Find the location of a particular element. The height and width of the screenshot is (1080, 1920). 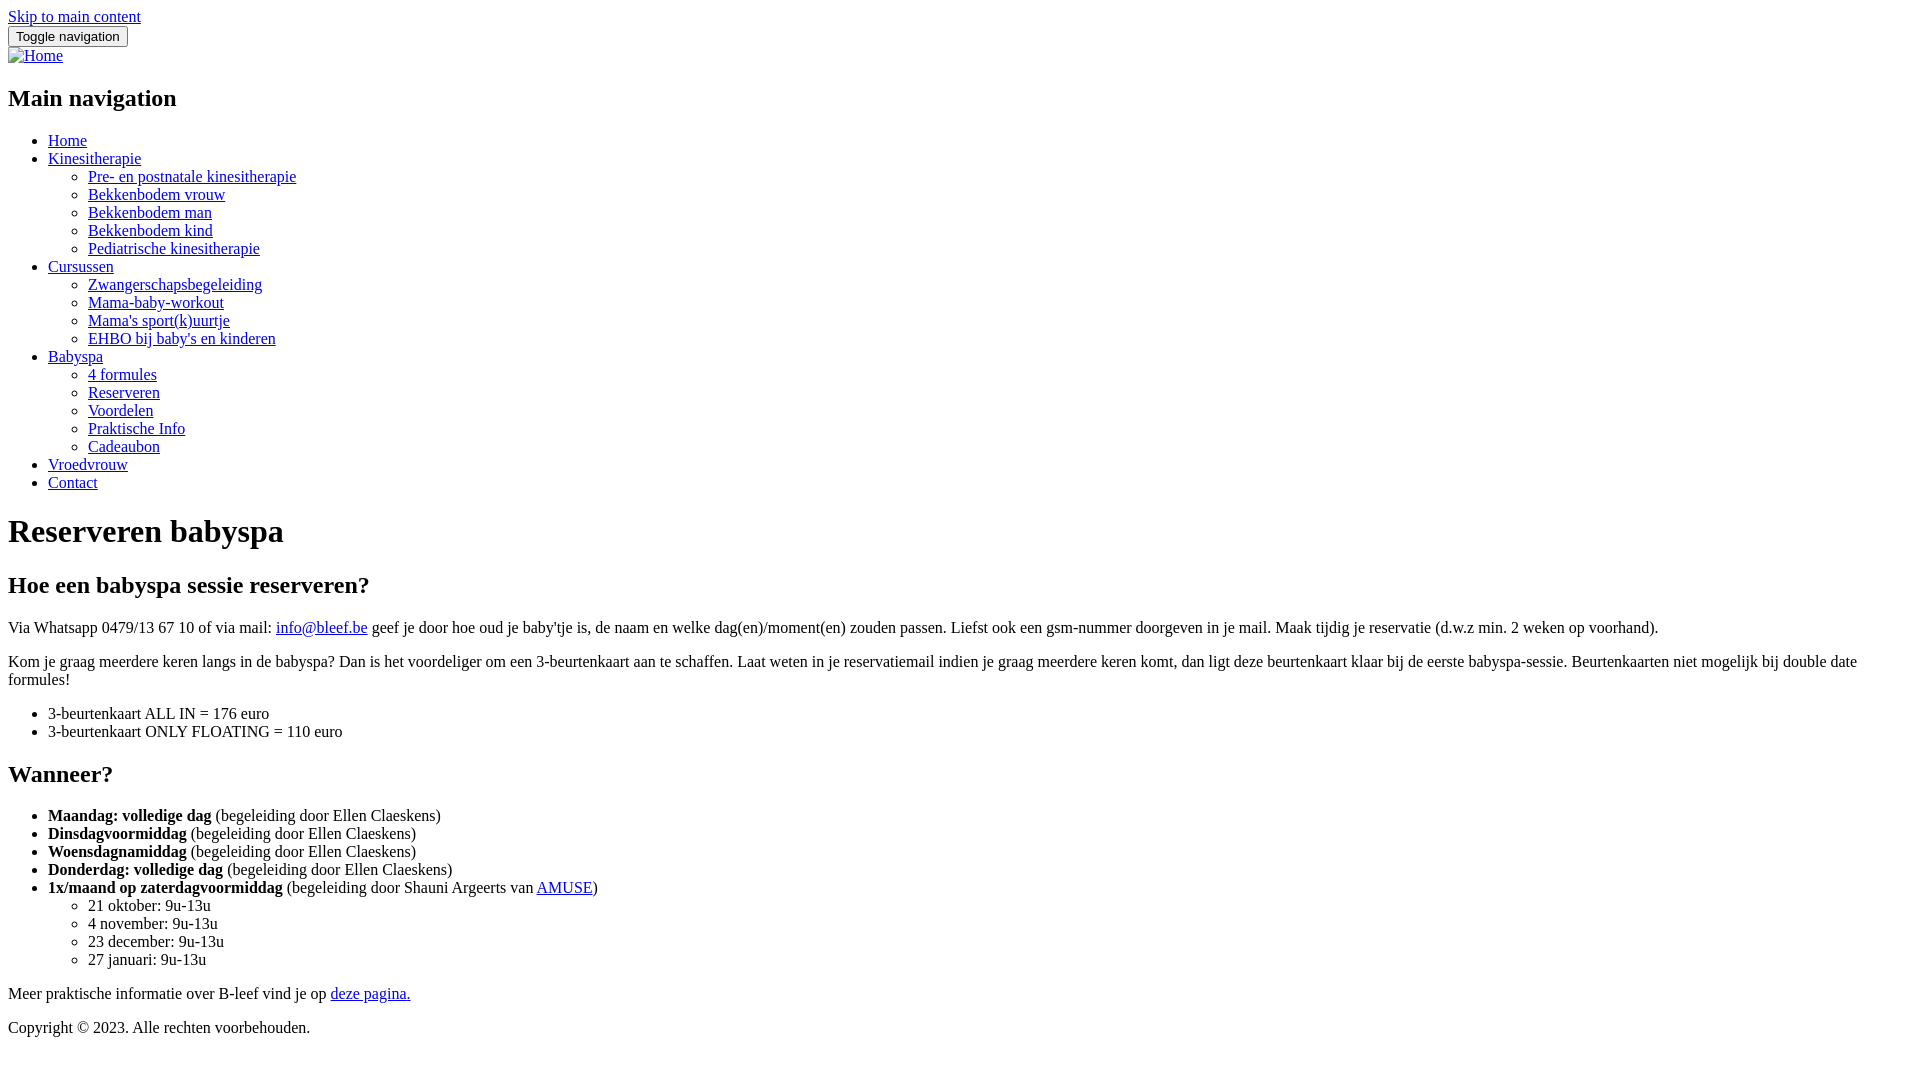

'Cadeaubon' is located at coordinates (123, 445).